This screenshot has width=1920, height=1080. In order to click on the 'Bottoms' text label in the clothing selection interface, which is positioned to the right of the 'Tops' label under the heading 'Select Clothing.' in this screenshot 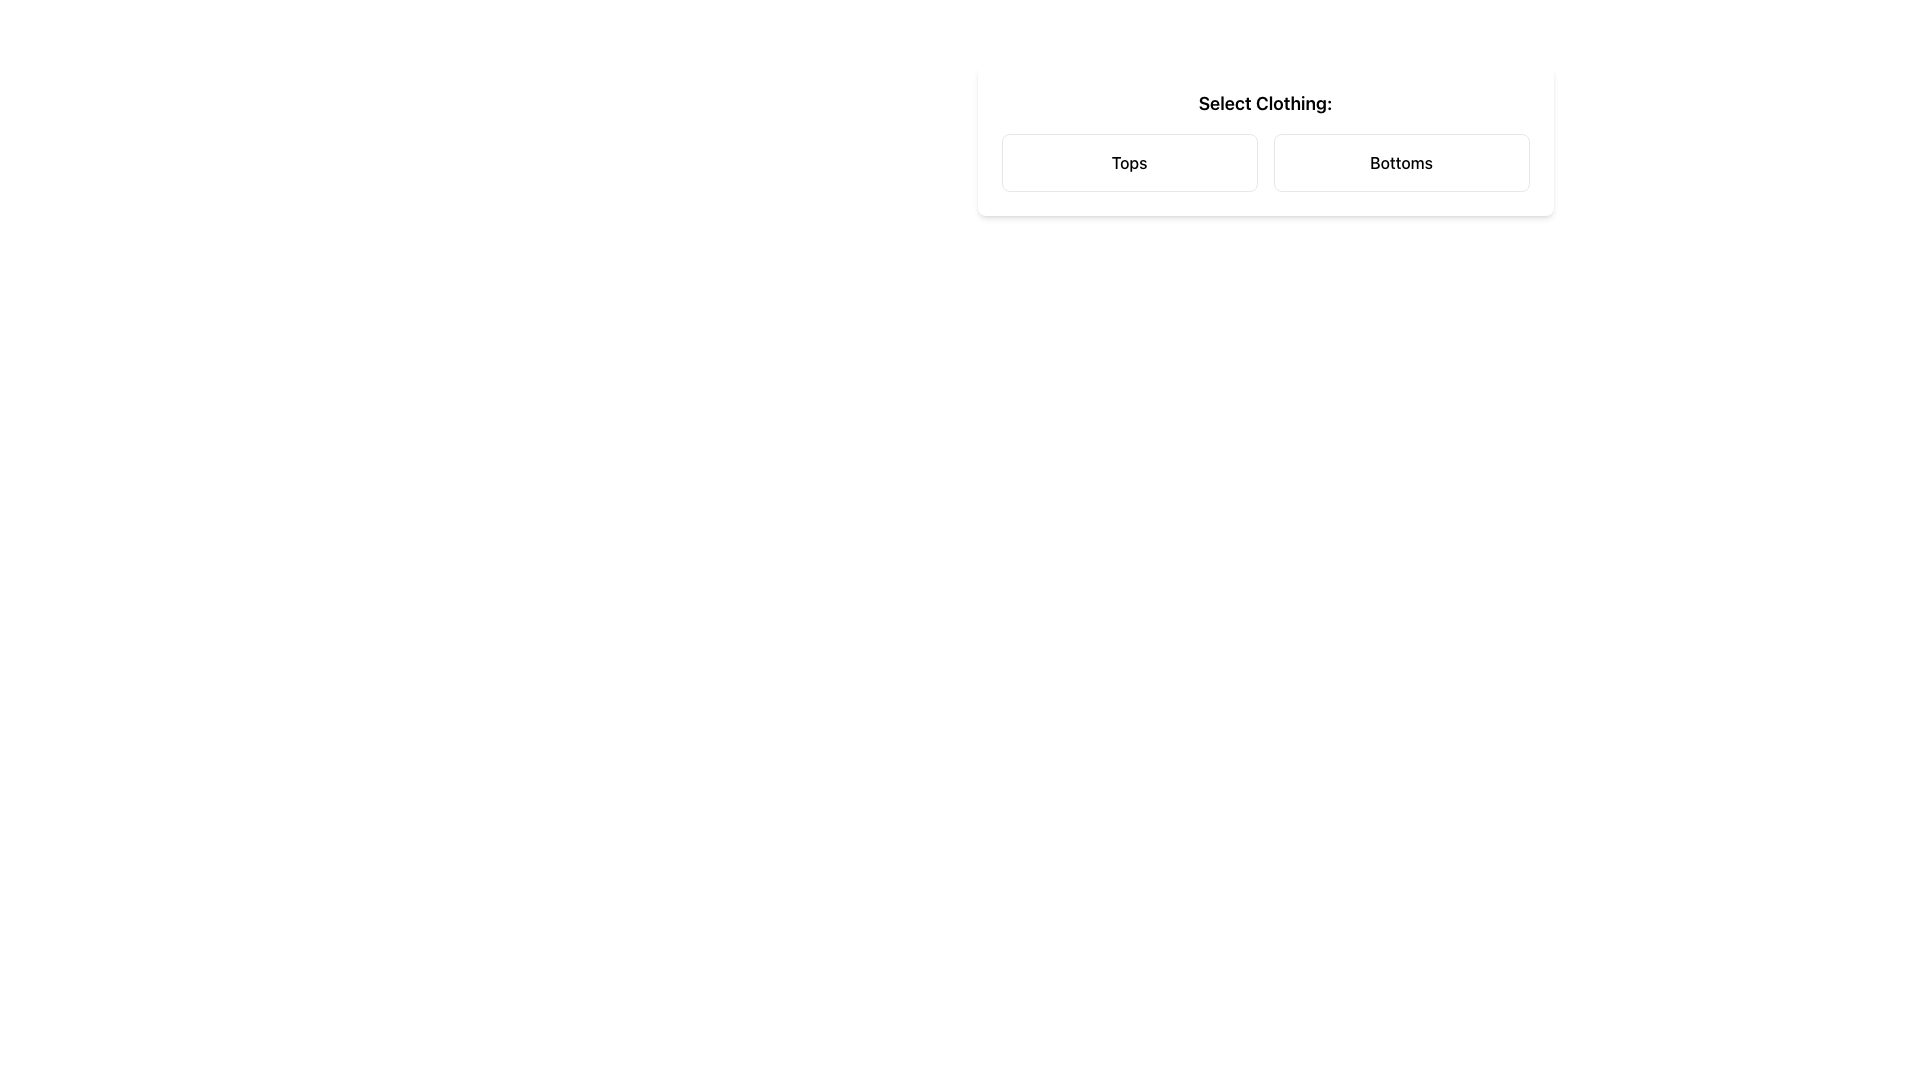, I will do `click(1400, 161)`.